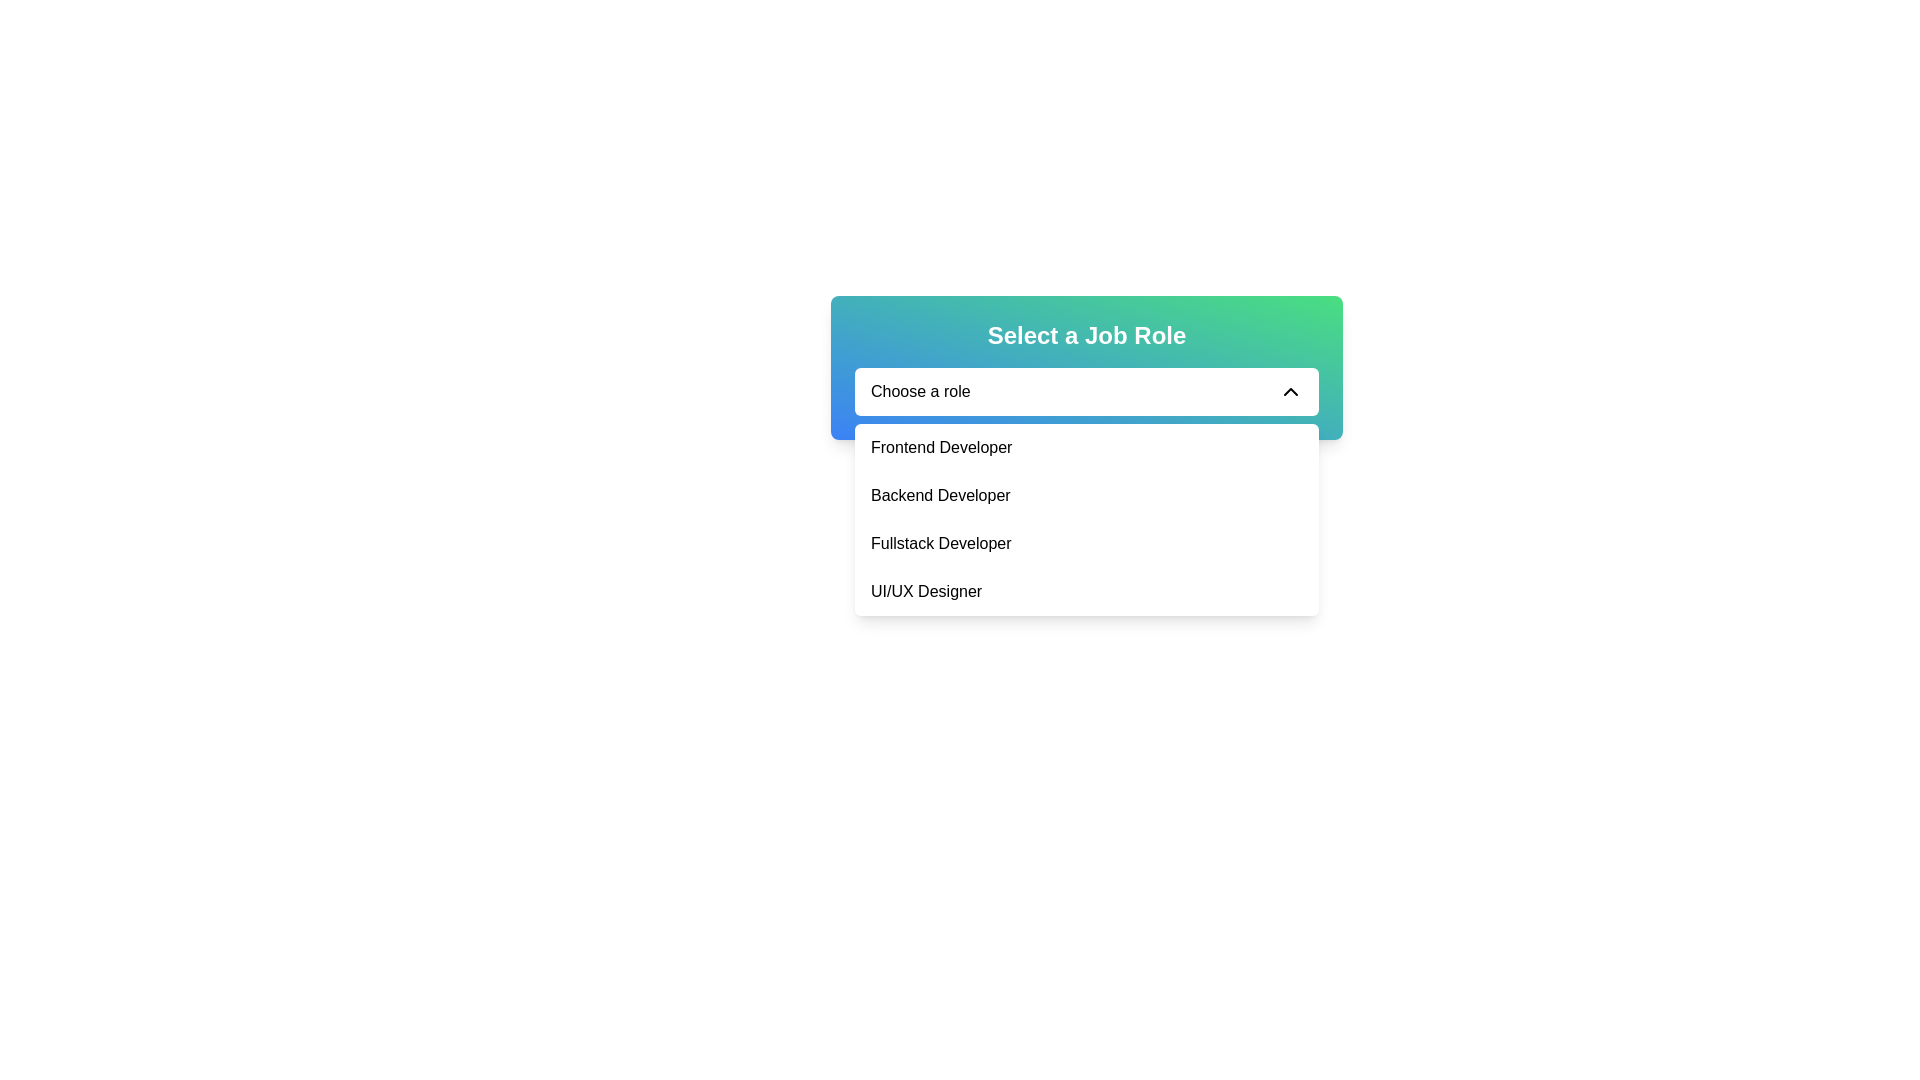 The image size is (1920, 1080). Describe the element at coordinates (1085, 519) in the screenshot. I see `the 'Fullstack Developer' option in the dropdown menu titled 'Choose a role'` at that location.